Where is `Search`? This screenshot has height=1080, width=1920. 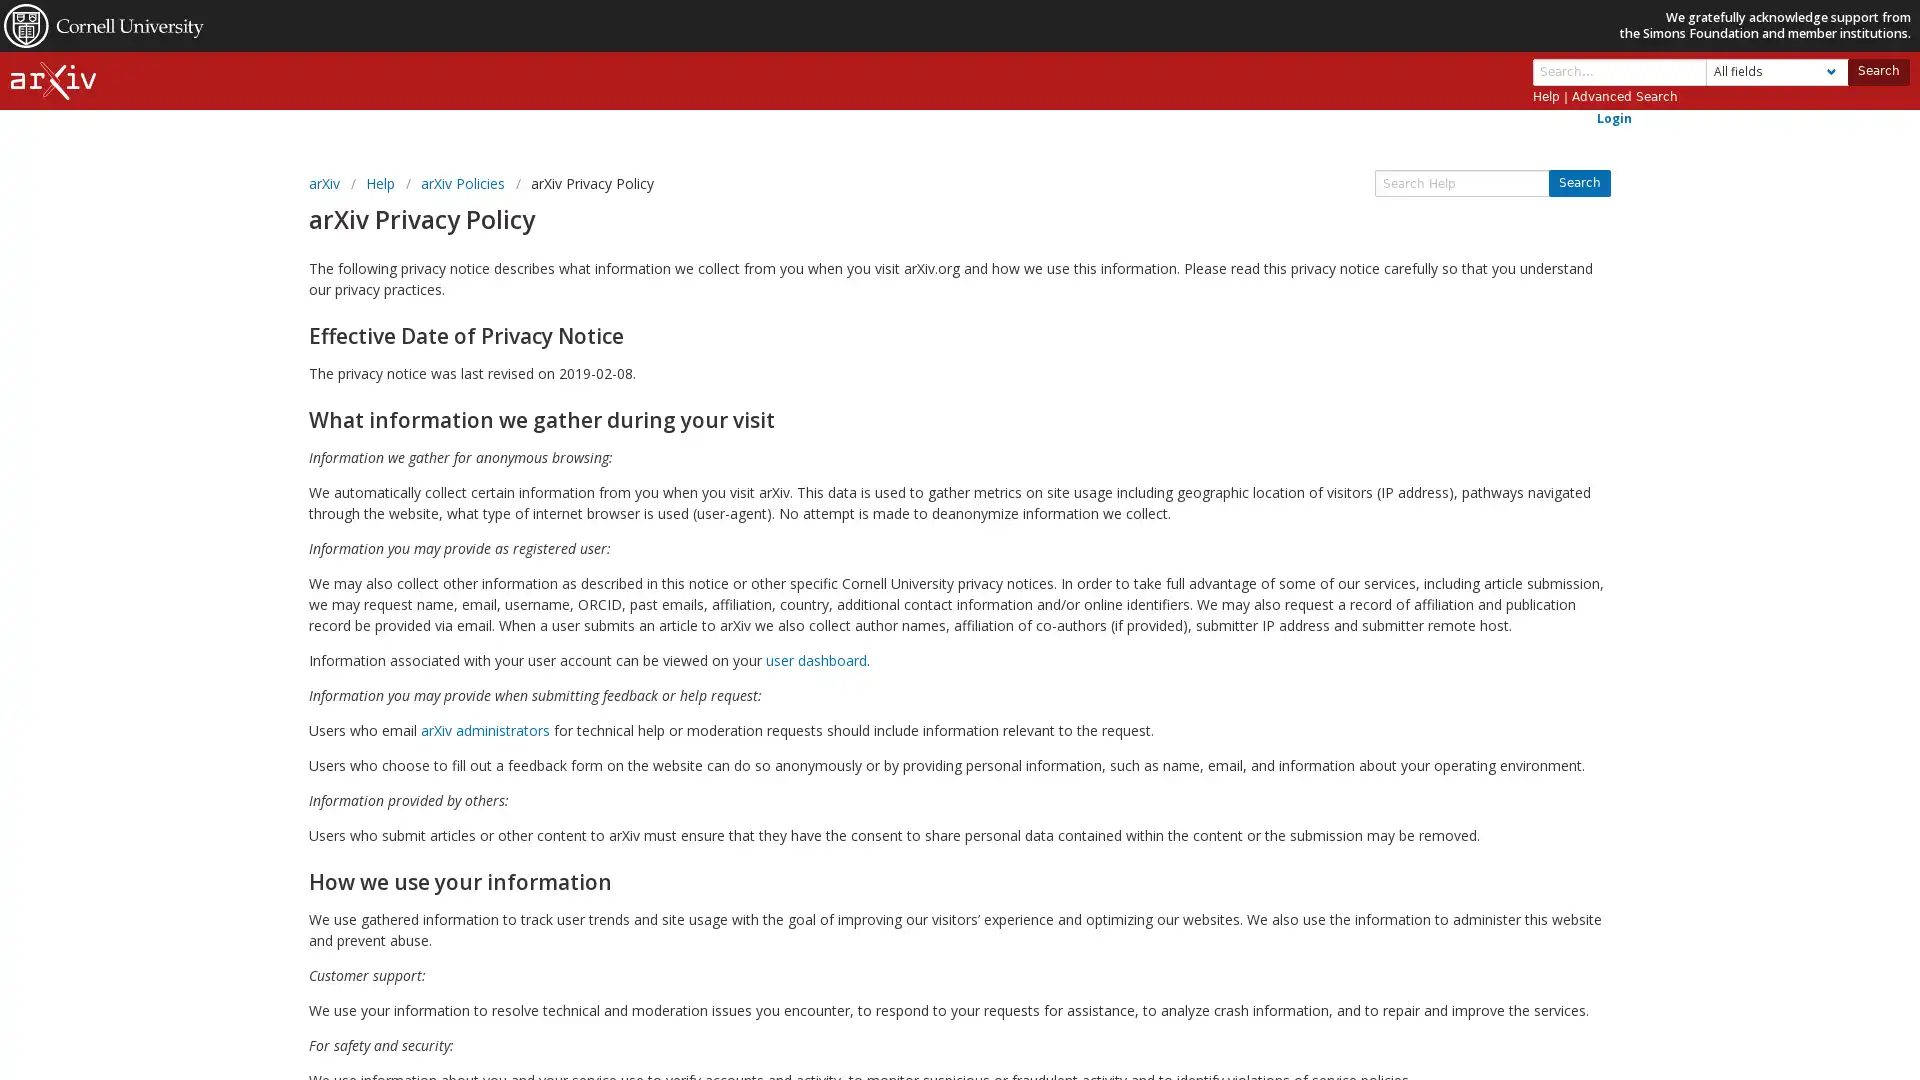
Search is located at coordinates (1578, 183).